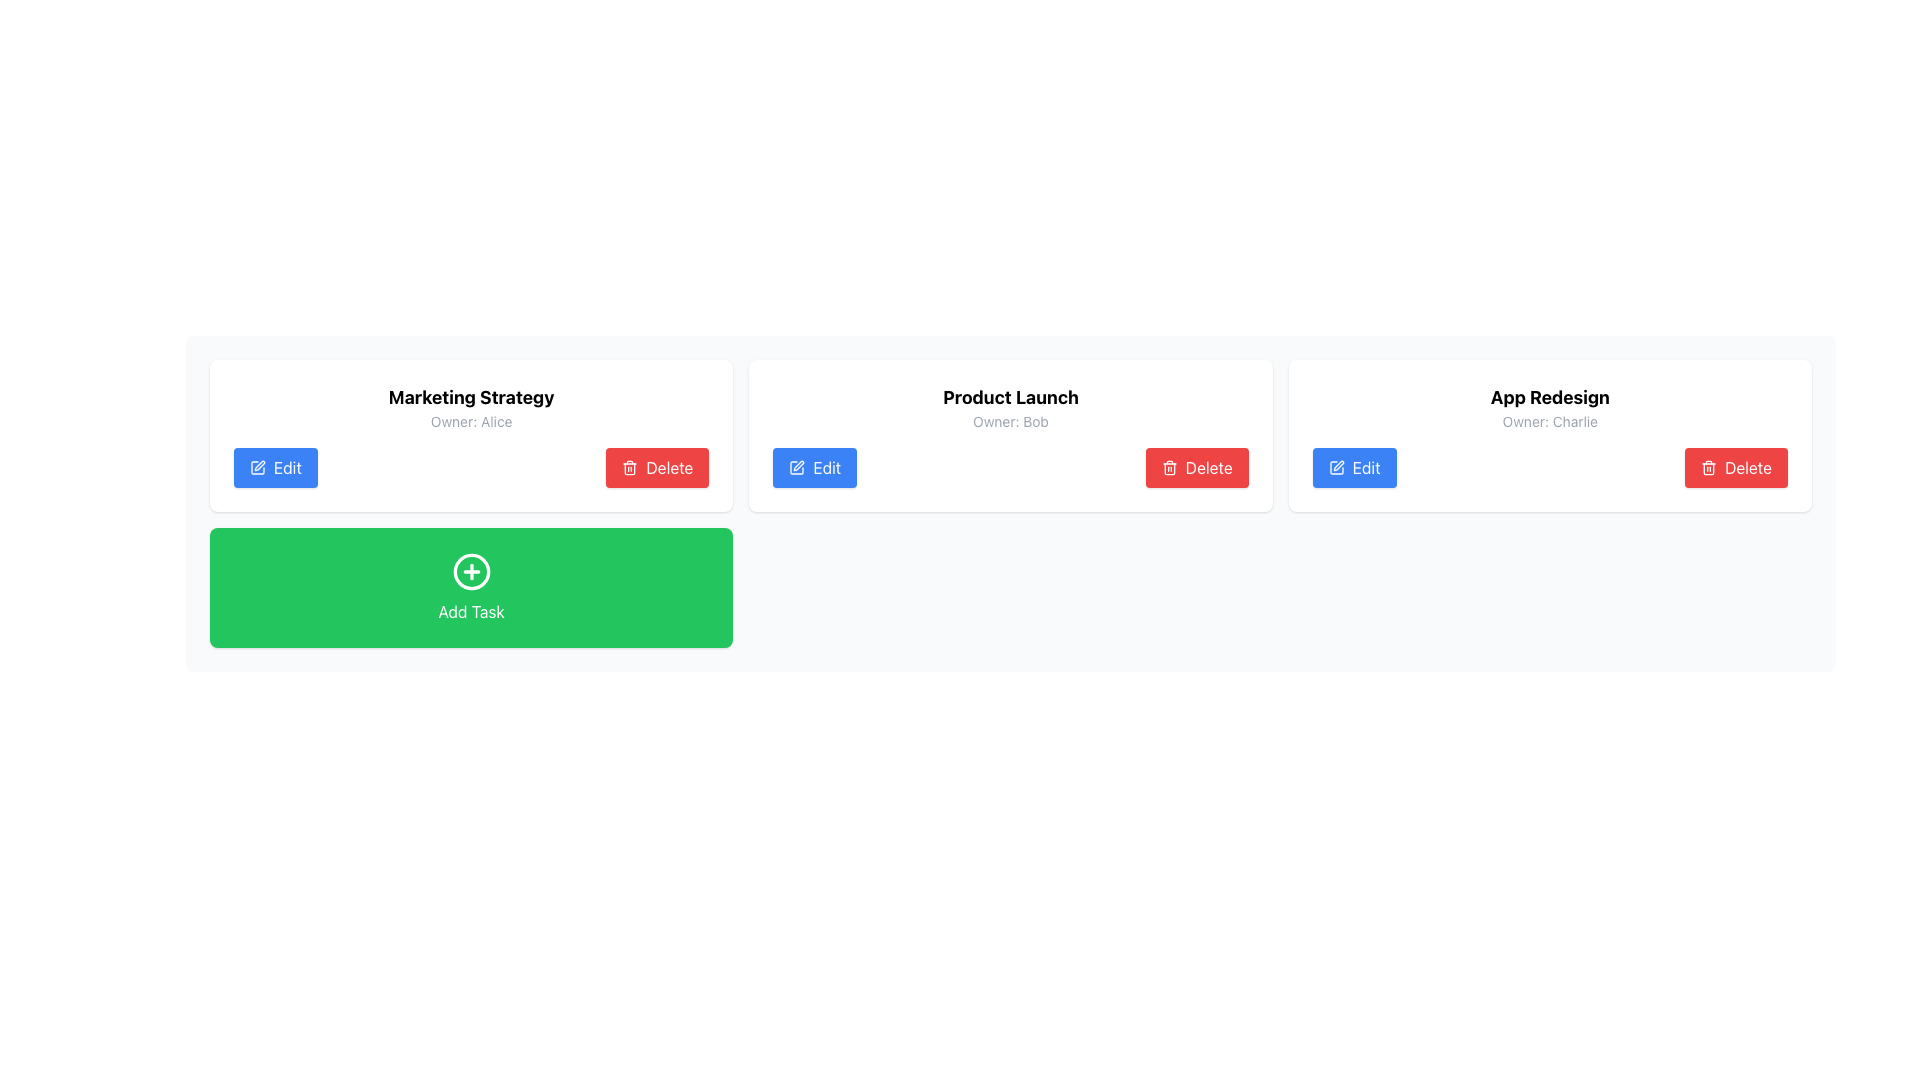 The width and height of the screenshot is (1920, 1080). What do you see at coordinates (1338, 466) in the screenshot?
I see `the pen icon fragment within the edit button of the 'Product Launch' task card, which symbolizes the edit function` at bounding box center [1338, 466].